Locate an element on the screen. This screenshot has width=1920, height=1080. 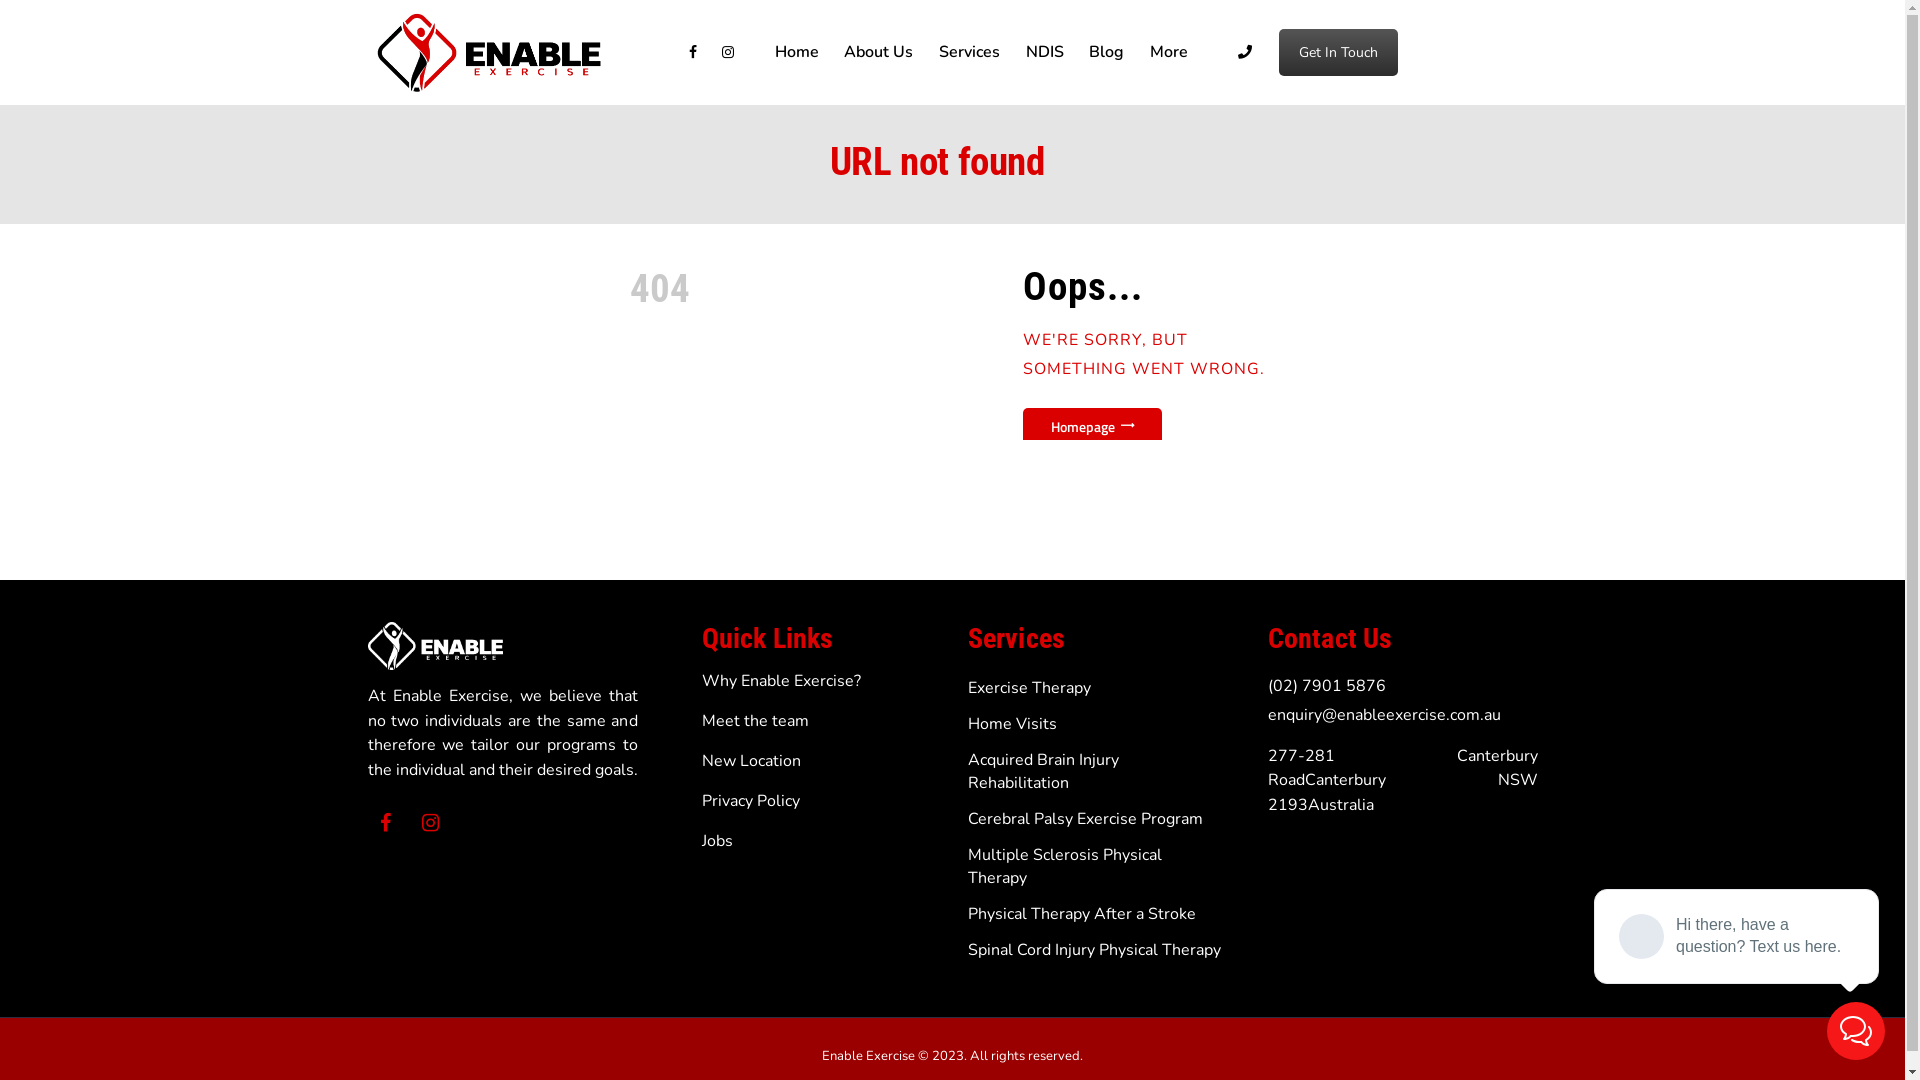
'Multiple Sclerosis Physical Therapy' is located at coordinates (1064, 865).